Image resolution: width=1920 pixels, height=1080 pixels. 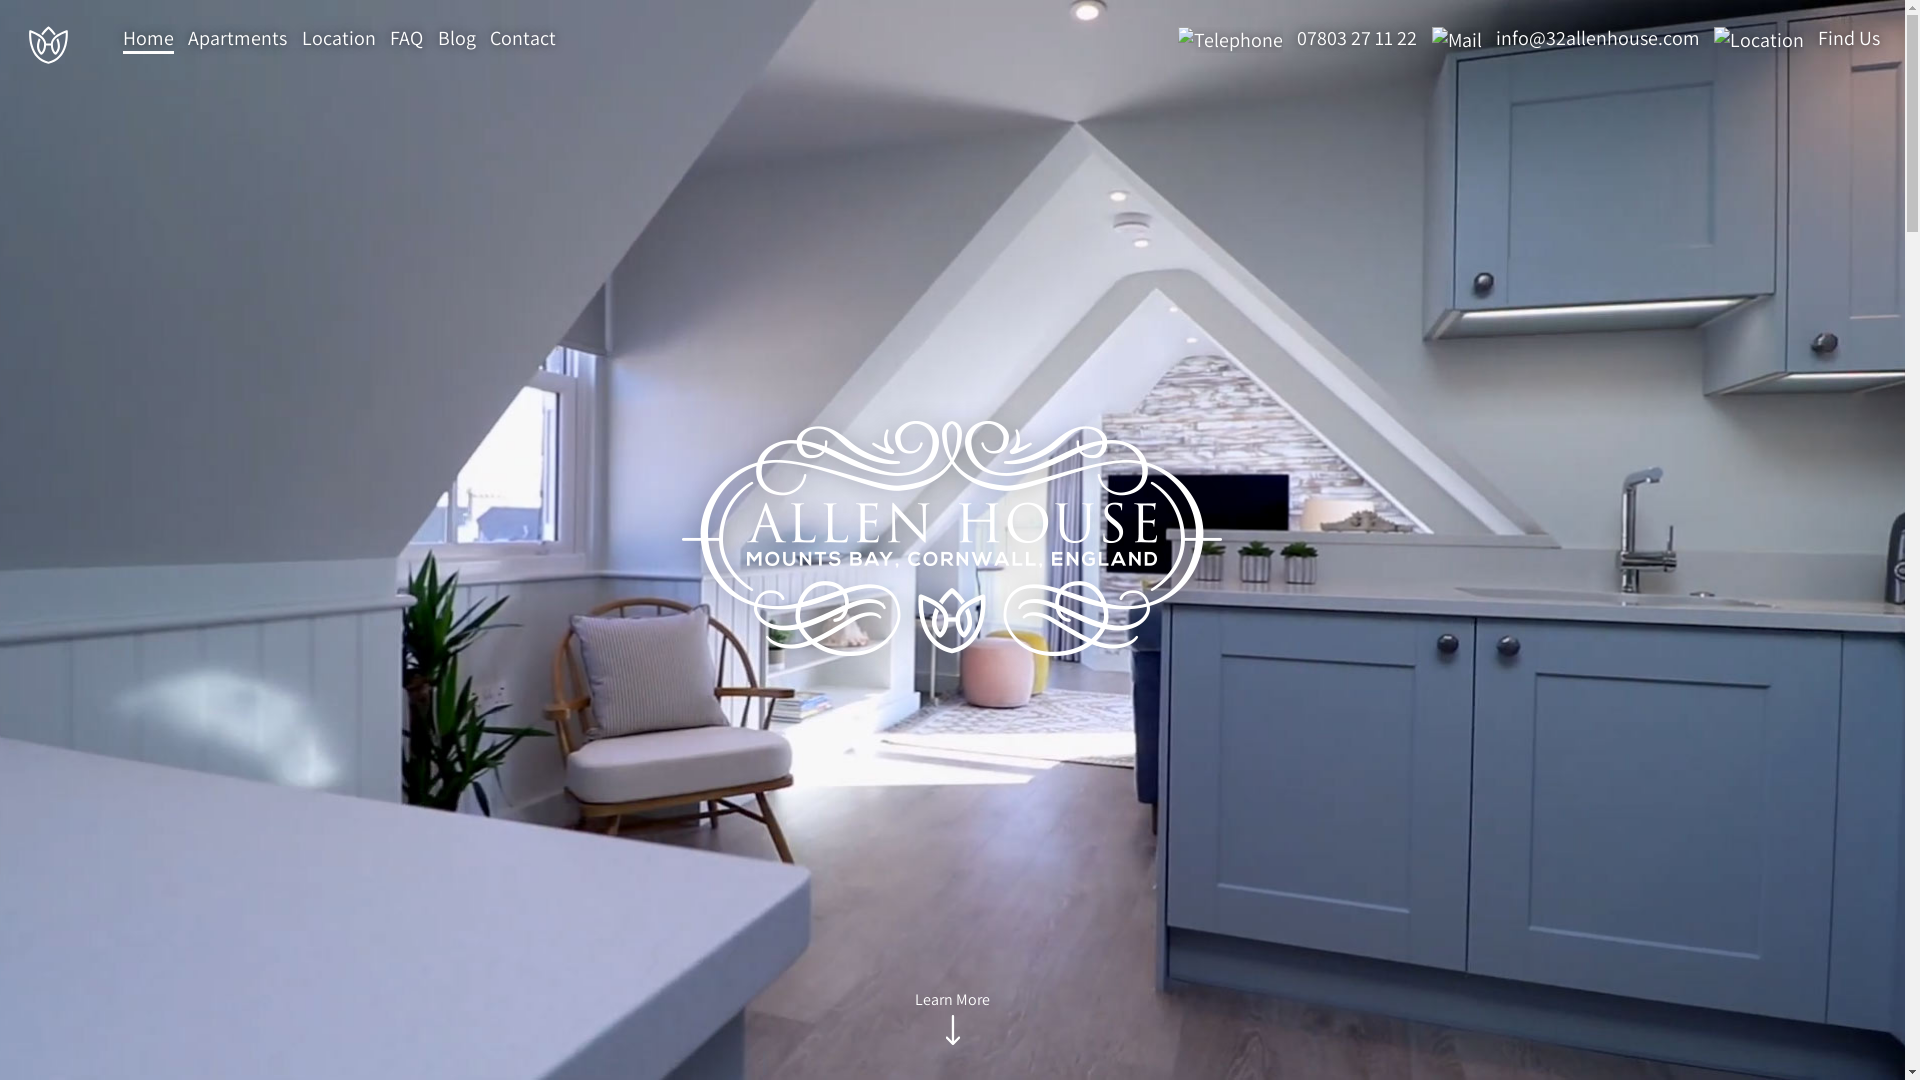 I want to click on 'FAQ', so click(x=405, y=39).